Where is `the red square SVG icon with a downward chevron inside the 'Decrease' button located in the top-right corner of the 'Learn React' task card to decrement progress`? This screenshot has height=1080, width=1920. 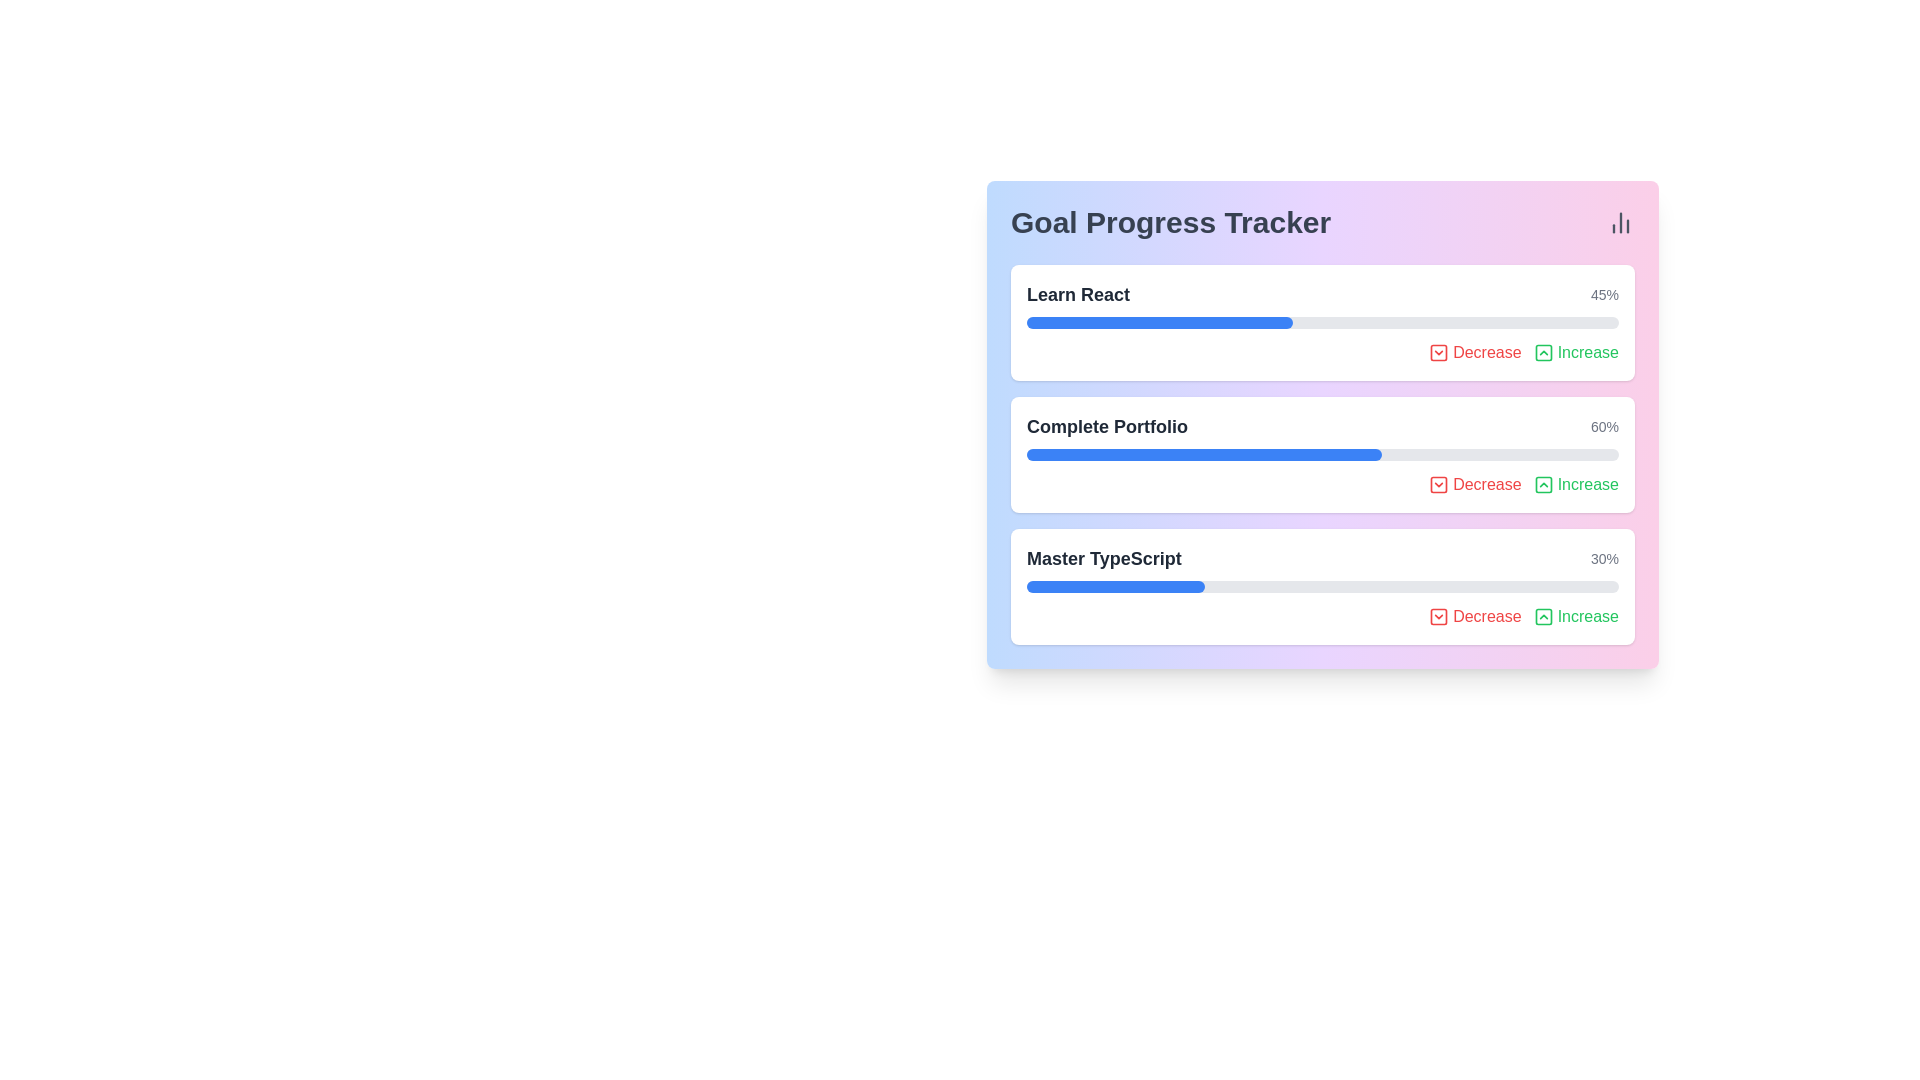
the red square SVG icon with a downward chevron inside the 'Decrease' button located in the top-right corner of the 'Learn React' task card to decrement progress is located at coordinates (1438, 352).